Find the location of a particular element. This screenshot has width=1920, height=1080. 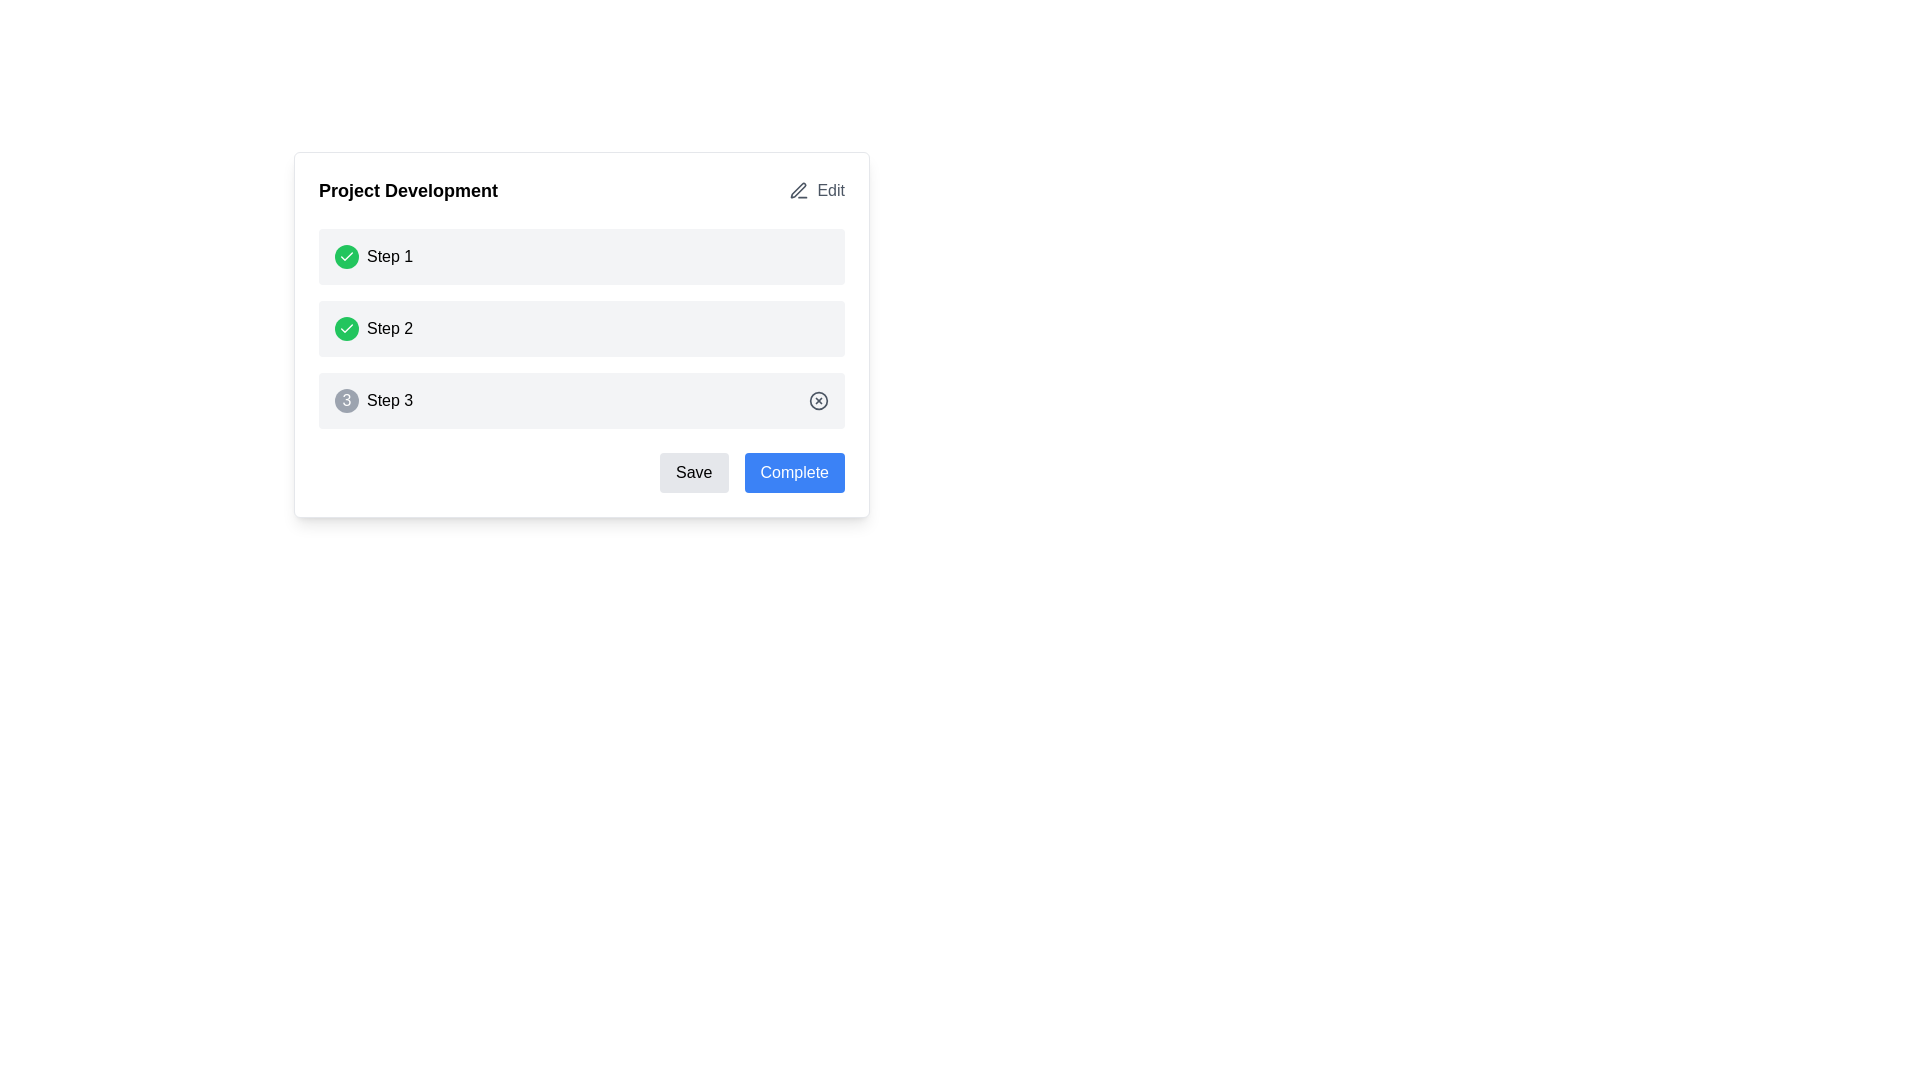

the Label with Icon indicating completion of 'Step 2', which features a green icon and checkmark, positioned centrally between 'Step 1' and 'Step 3' is located at coordinates (374, 327).